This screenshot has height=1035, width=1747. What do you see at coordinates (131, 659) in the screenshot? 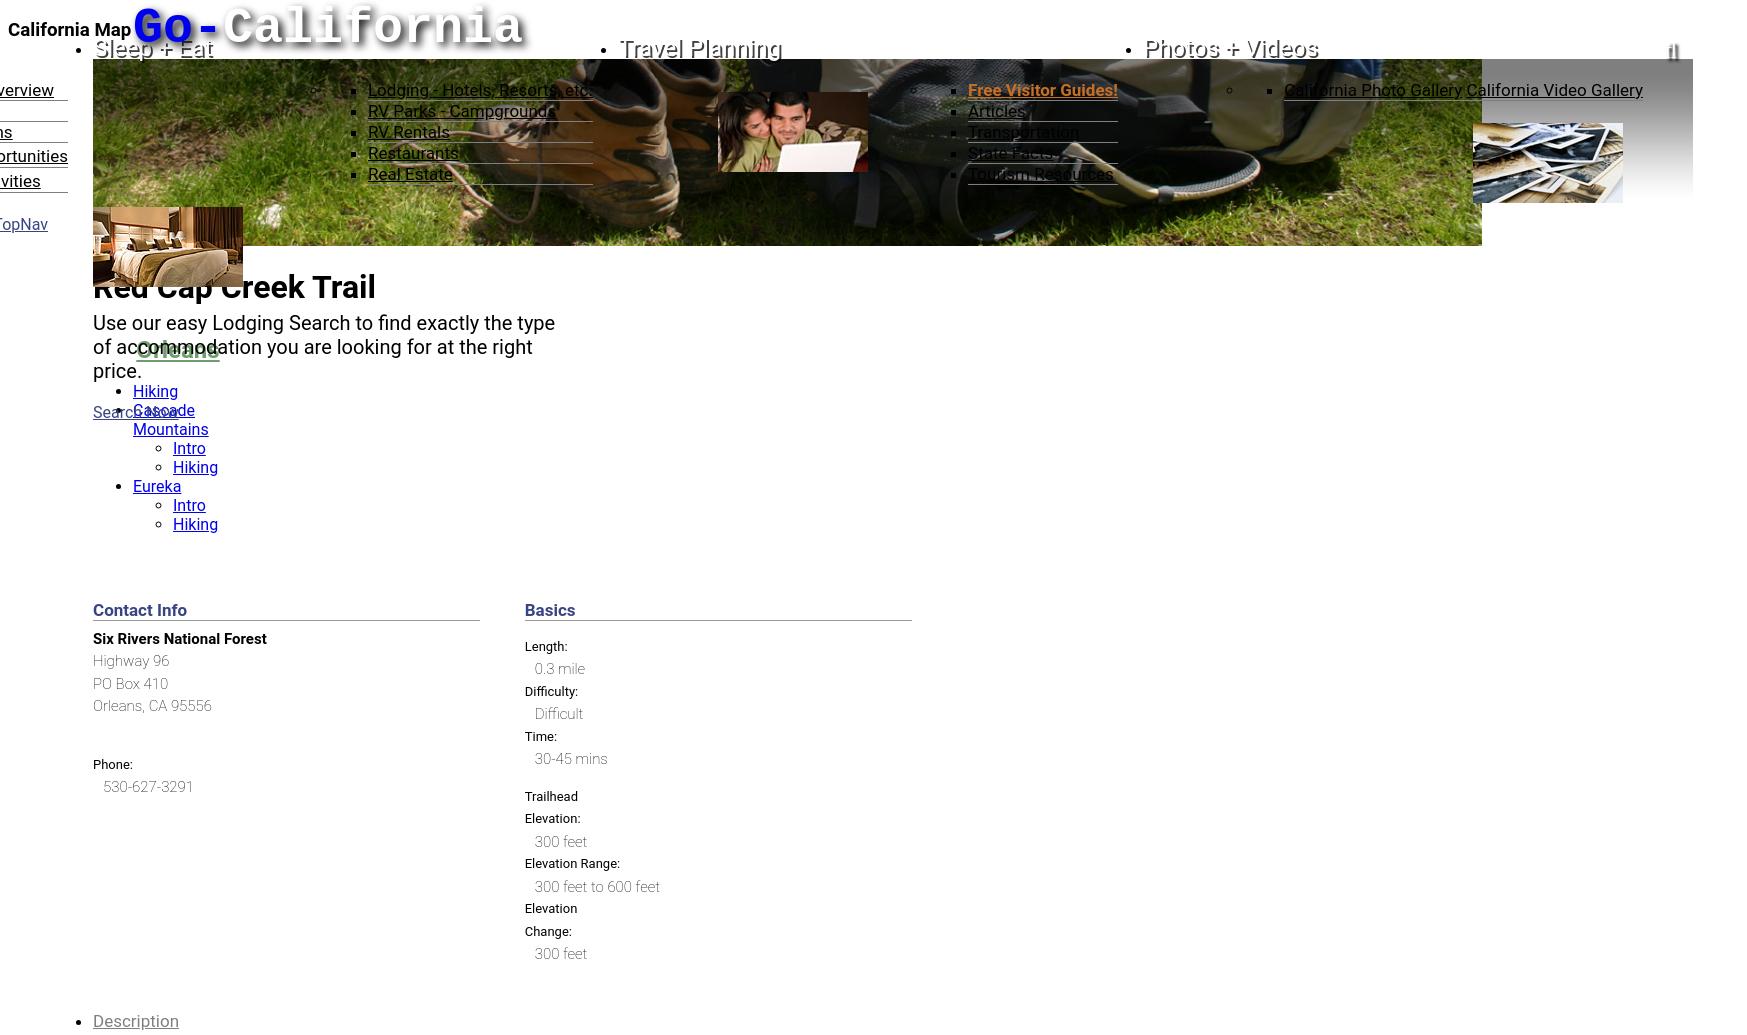
I see `'Highway 96'` at bounding box center [131, 659].